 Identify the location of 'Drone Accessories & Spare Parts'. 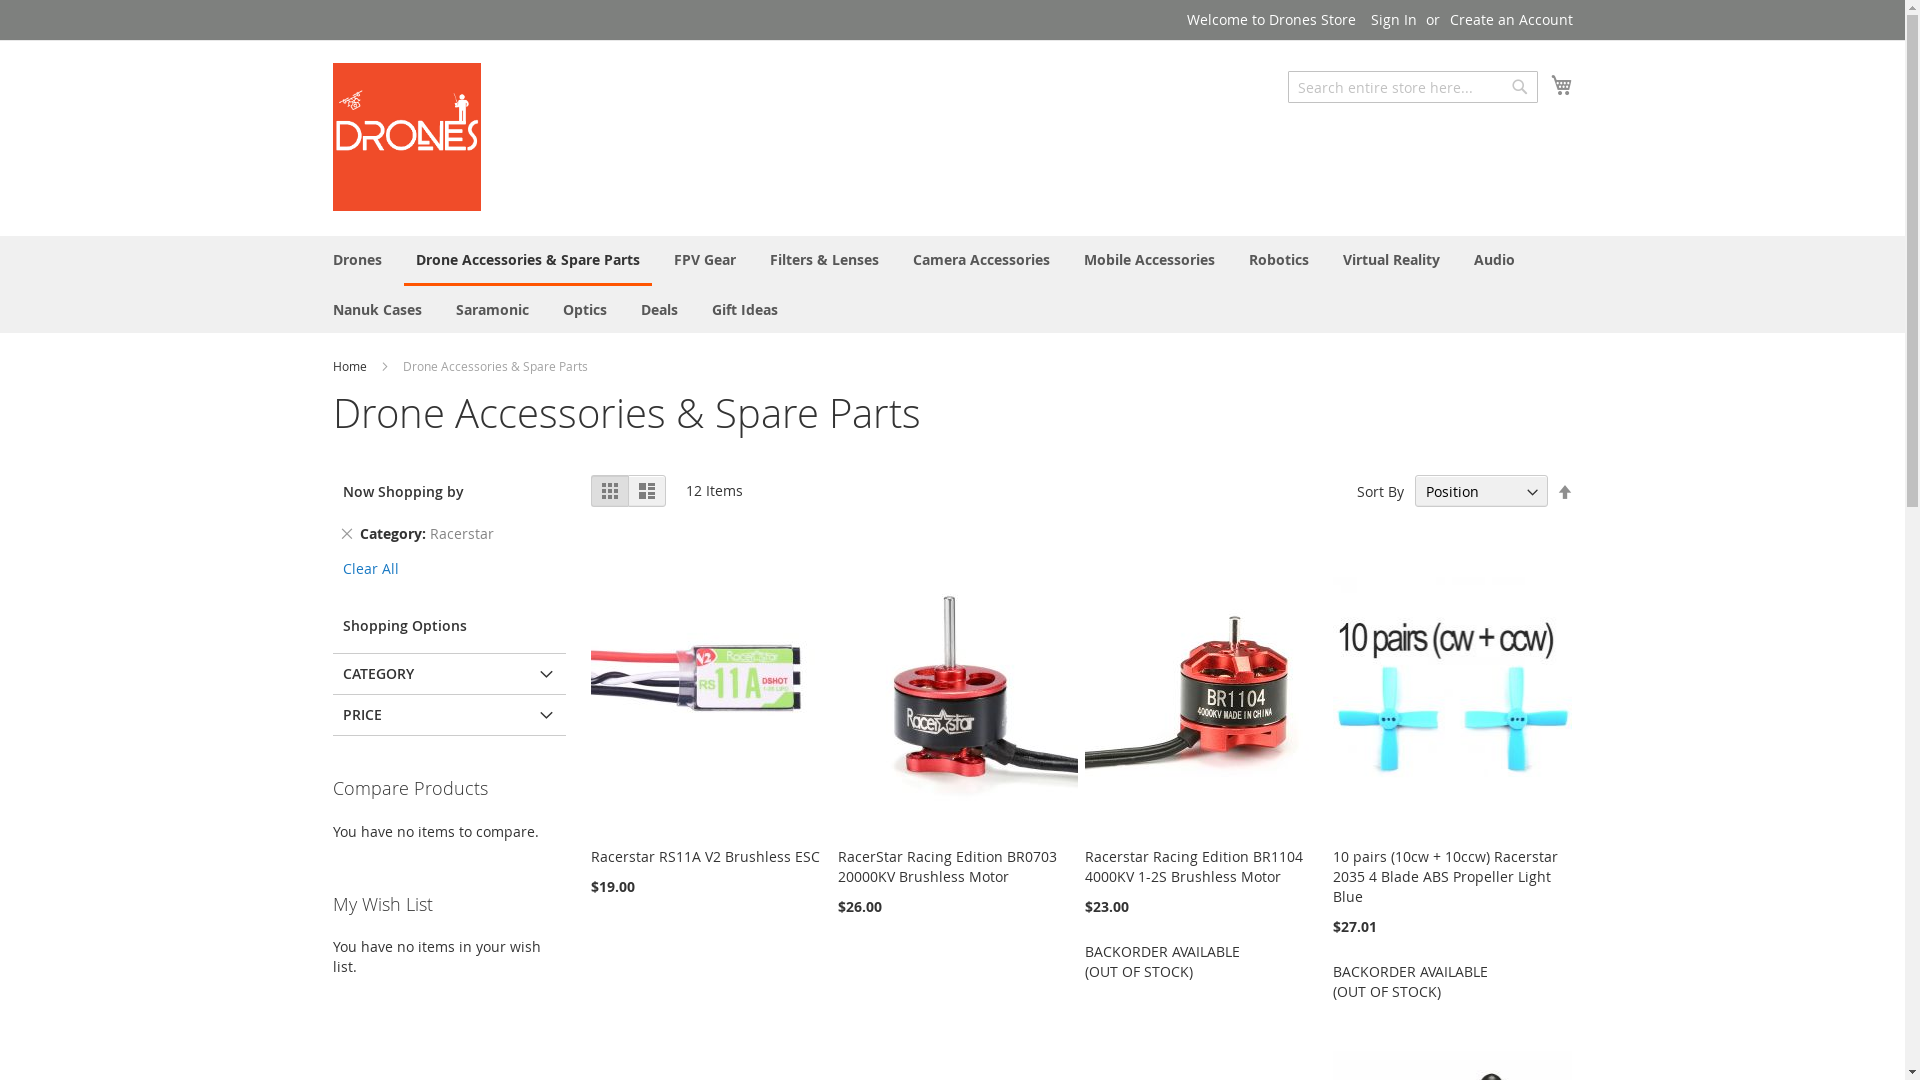
(528, 260).